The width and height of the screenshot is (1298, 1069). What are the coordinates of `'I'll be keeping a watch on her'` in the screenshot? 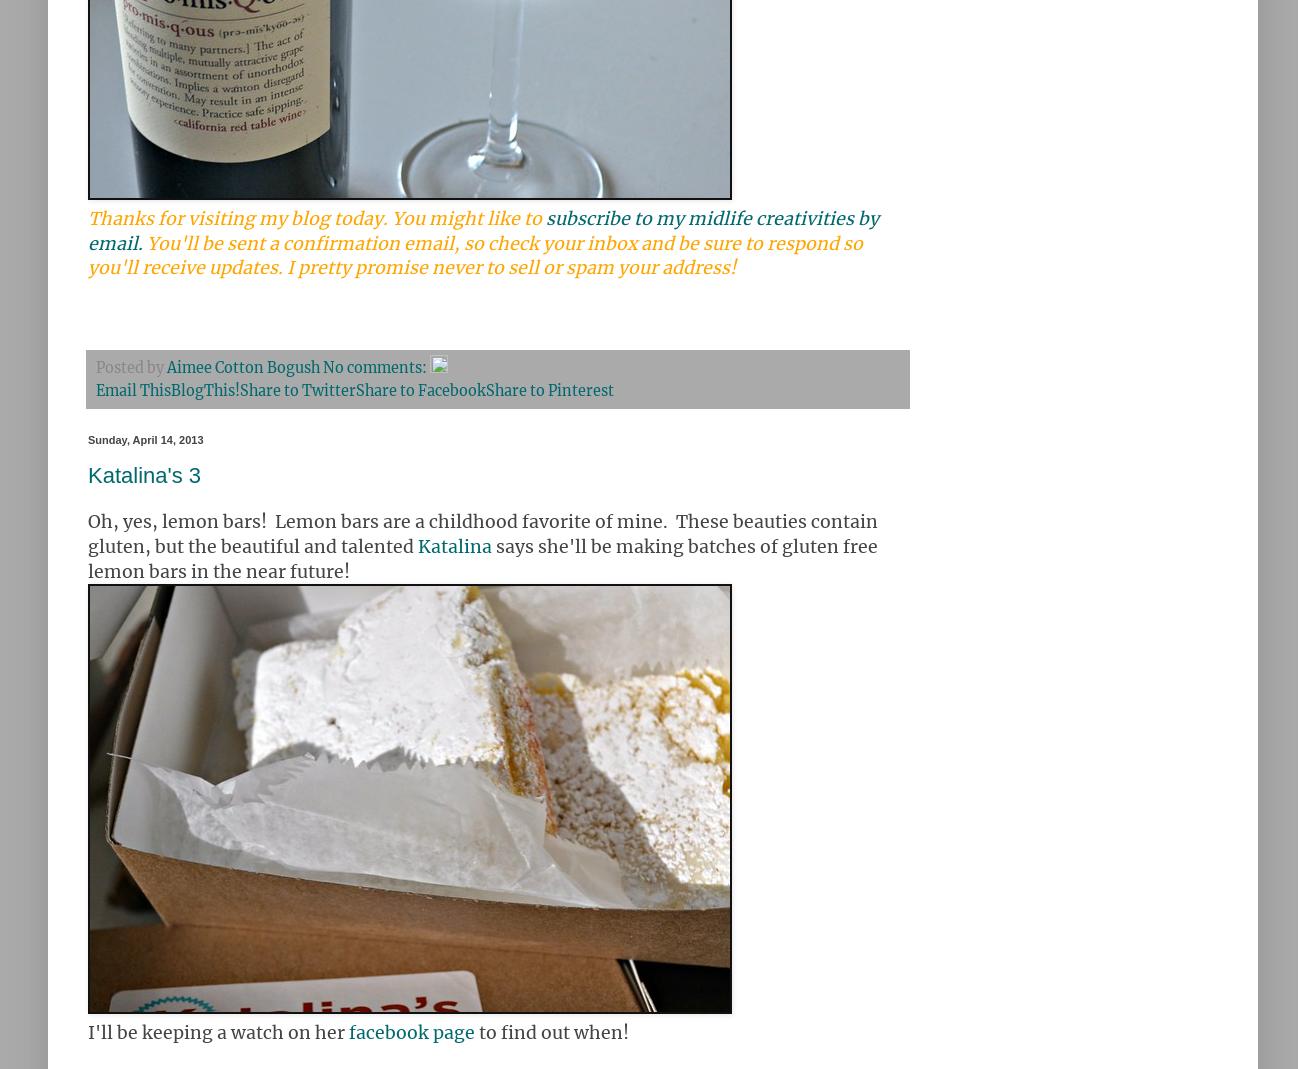 It's located at (218, 1032).